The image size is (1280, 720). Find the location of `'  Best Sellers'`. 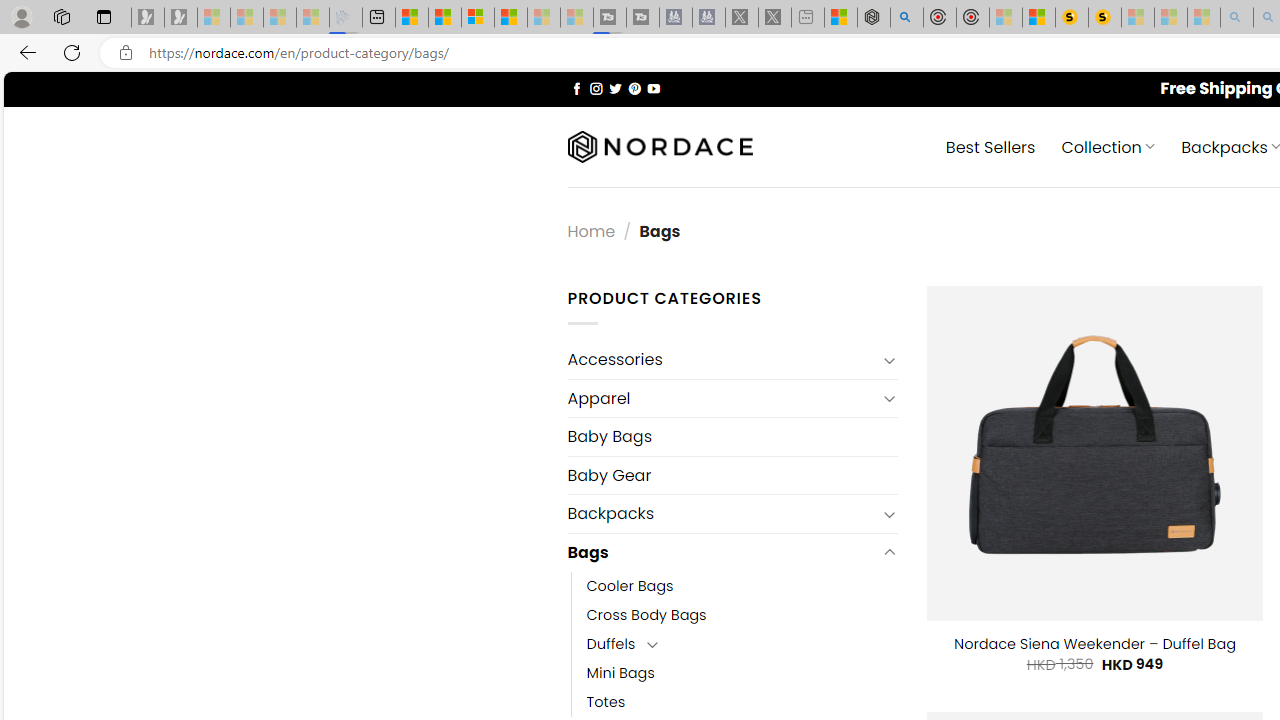

'  Best Sellers' is located at coordinates (990, 145).